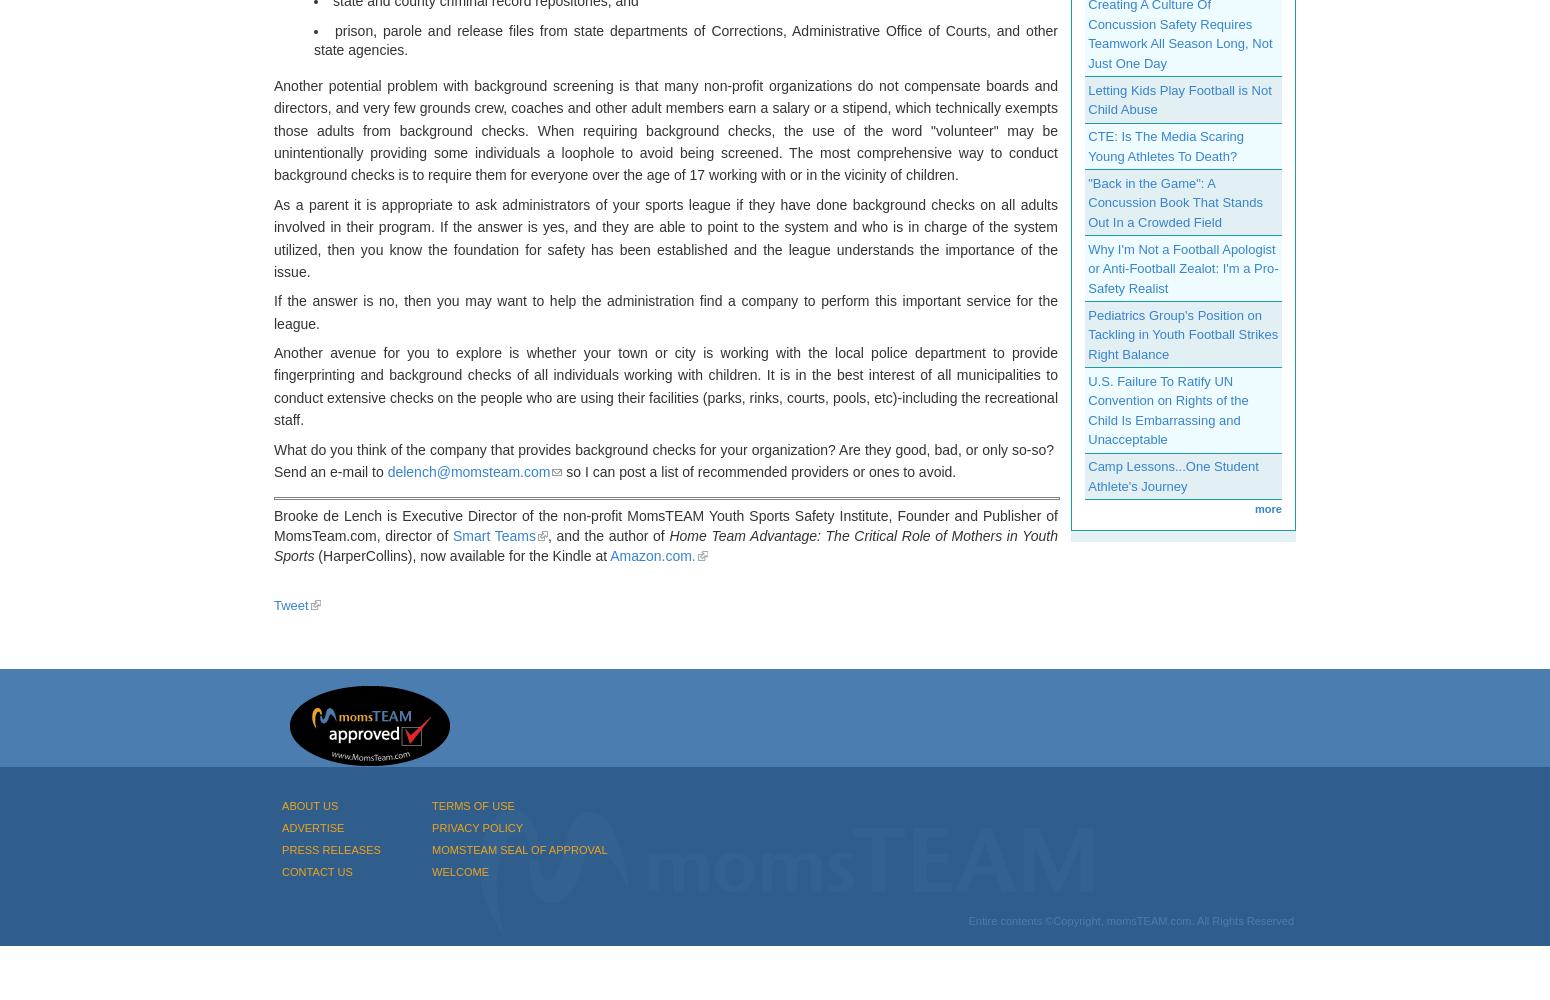 The image size is (1550, 1000). I want to click on 'Home Team Advantage: The Critical Role of Mothers in Youth Sports', so click(665, 545).